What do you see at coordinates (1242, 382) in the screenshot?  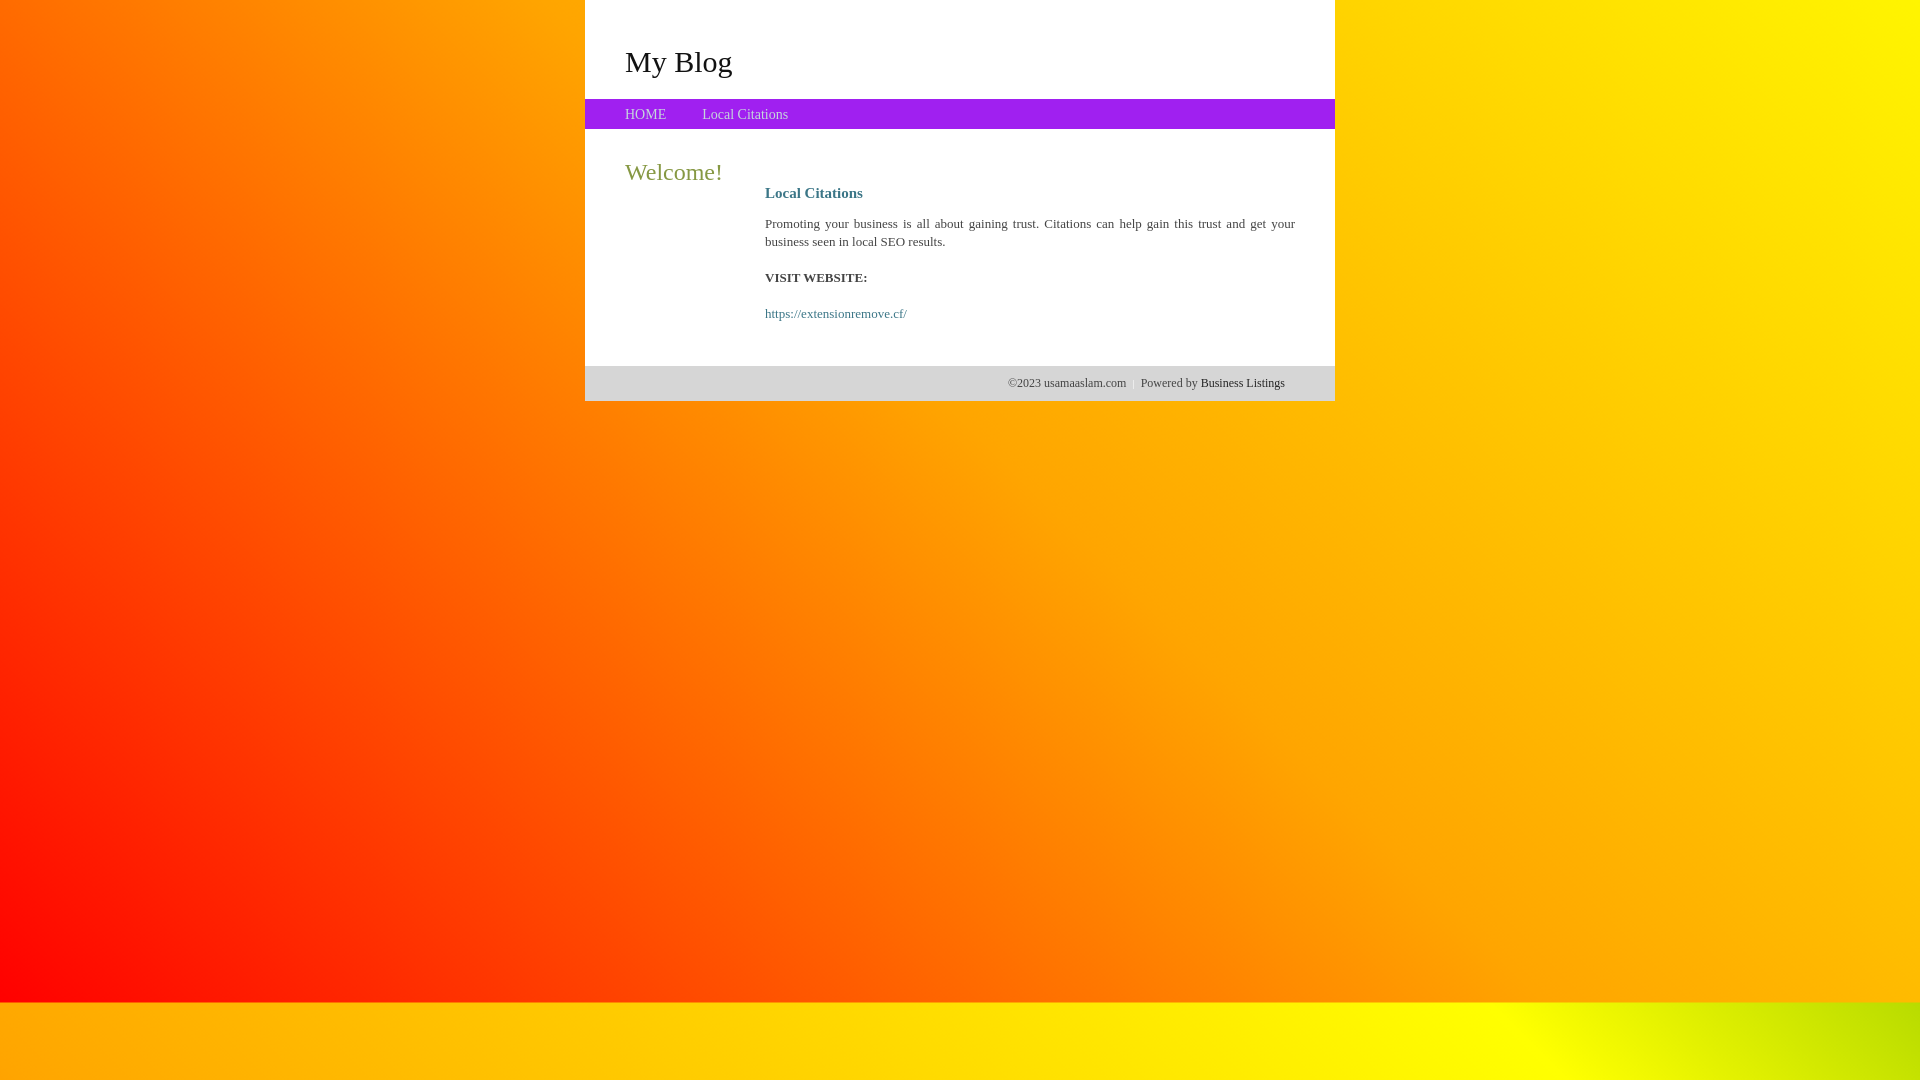 I see `'Business Listings'` at bounding box center [1242, 382].